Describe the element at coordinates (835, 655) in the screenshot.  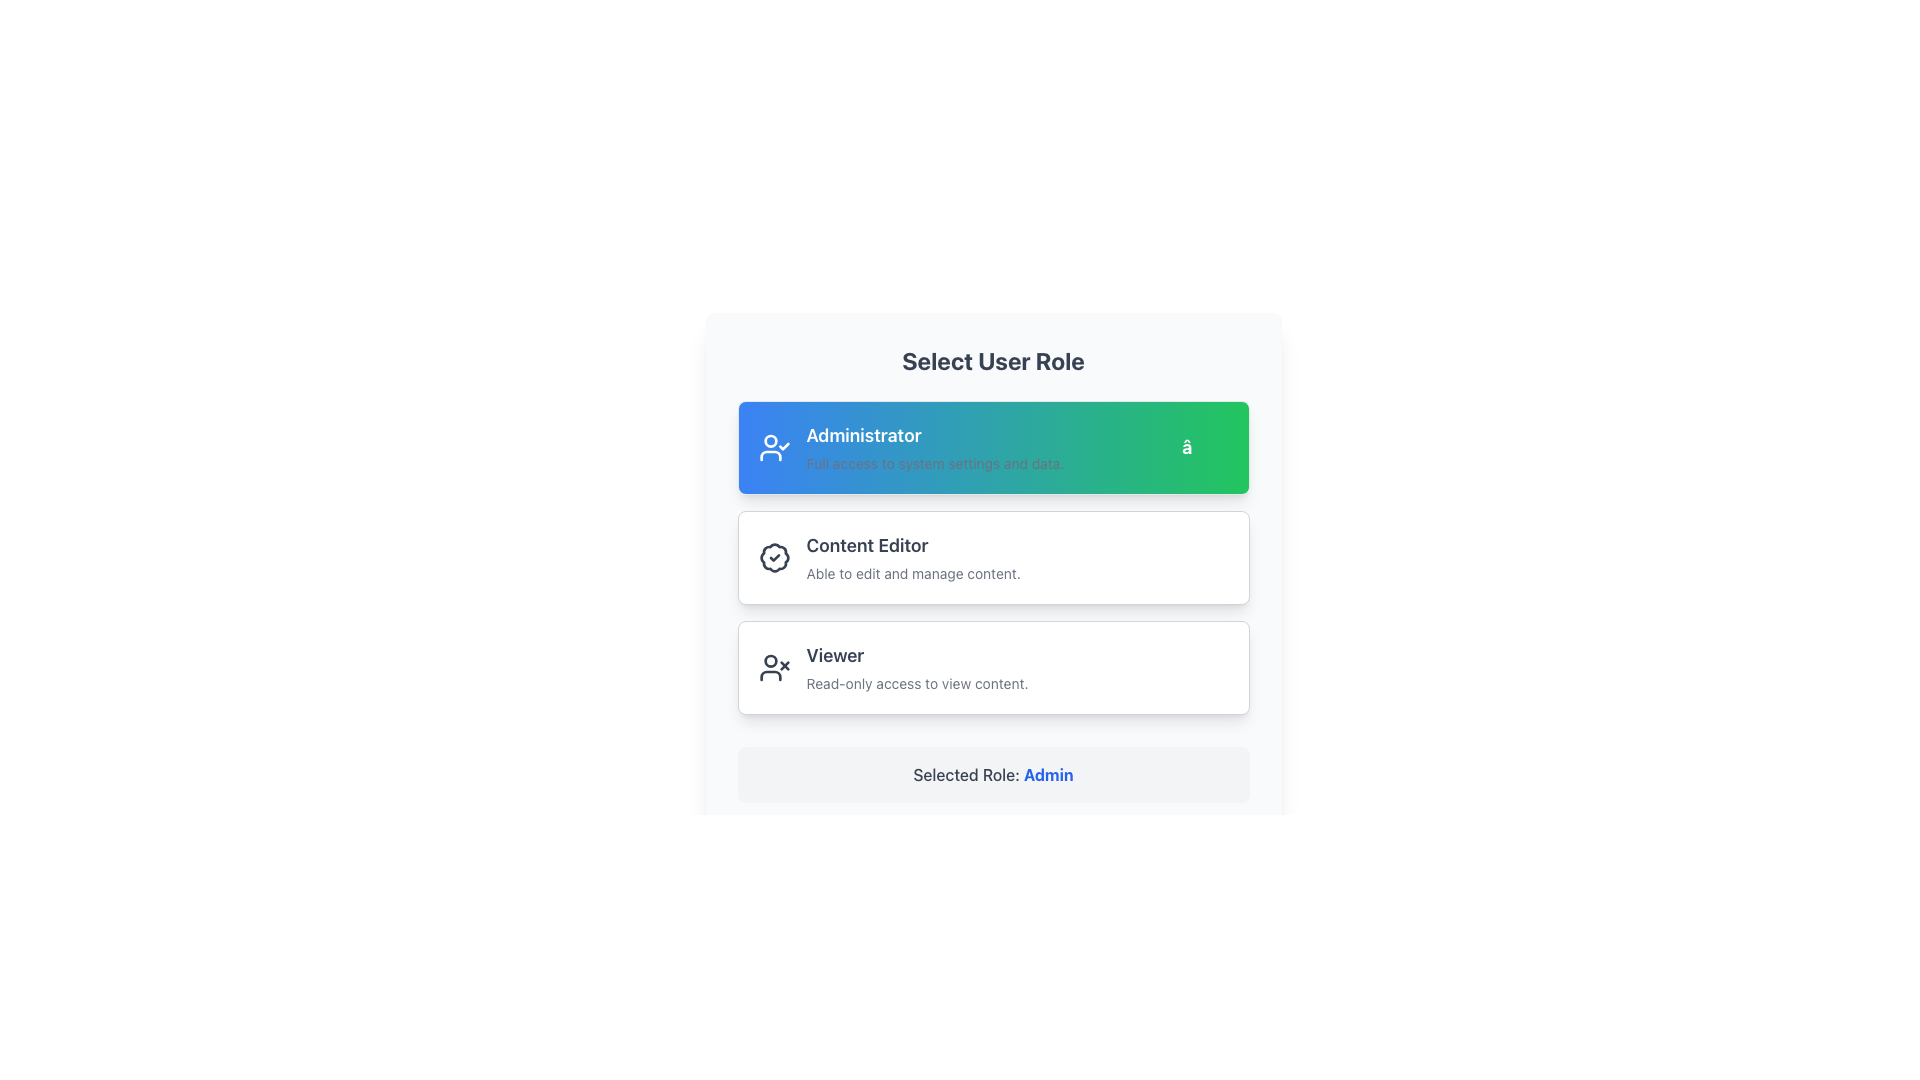
I see `the 'Viewer' label, which is a bold text label positioned at the top of a descriptive block about the Viewer role` at that location.